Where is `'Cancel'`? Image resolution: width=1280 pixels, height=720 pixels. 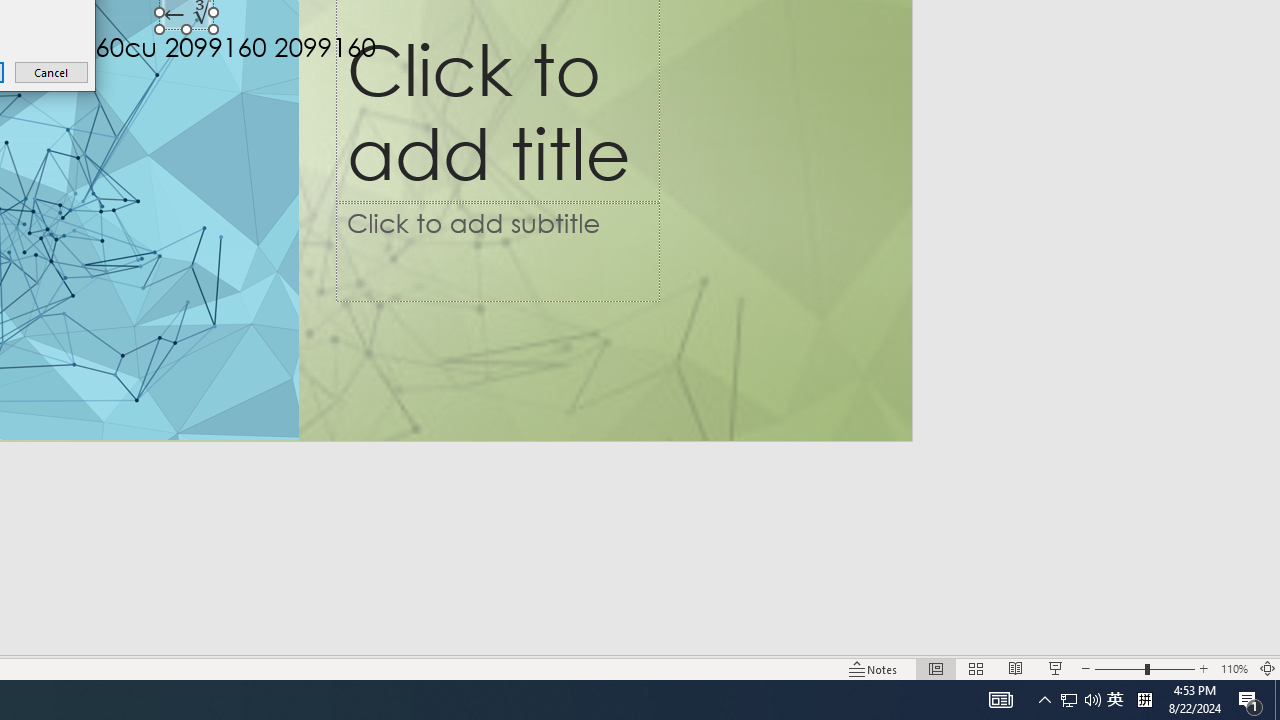
'Cancel' is located at coordinates (51, 71).